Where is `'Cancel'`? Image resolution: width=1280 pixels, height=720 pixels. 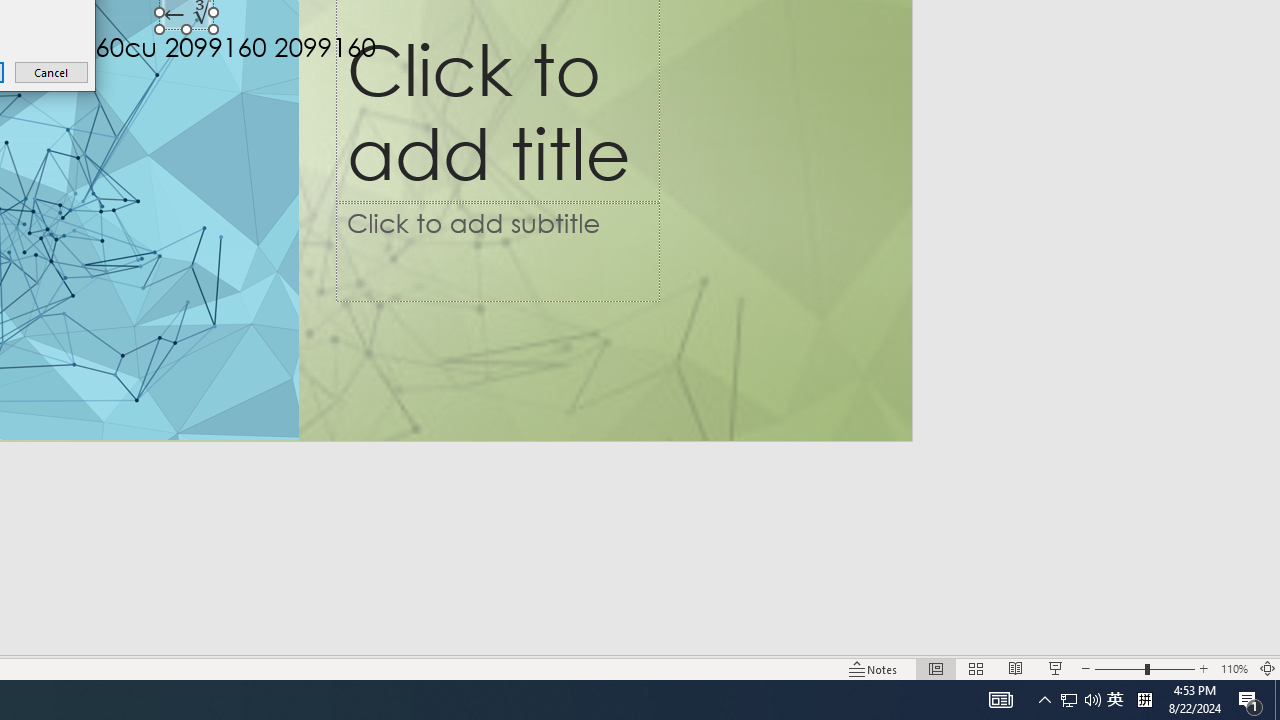
'Cancel' is located at coordinates (51, 71).